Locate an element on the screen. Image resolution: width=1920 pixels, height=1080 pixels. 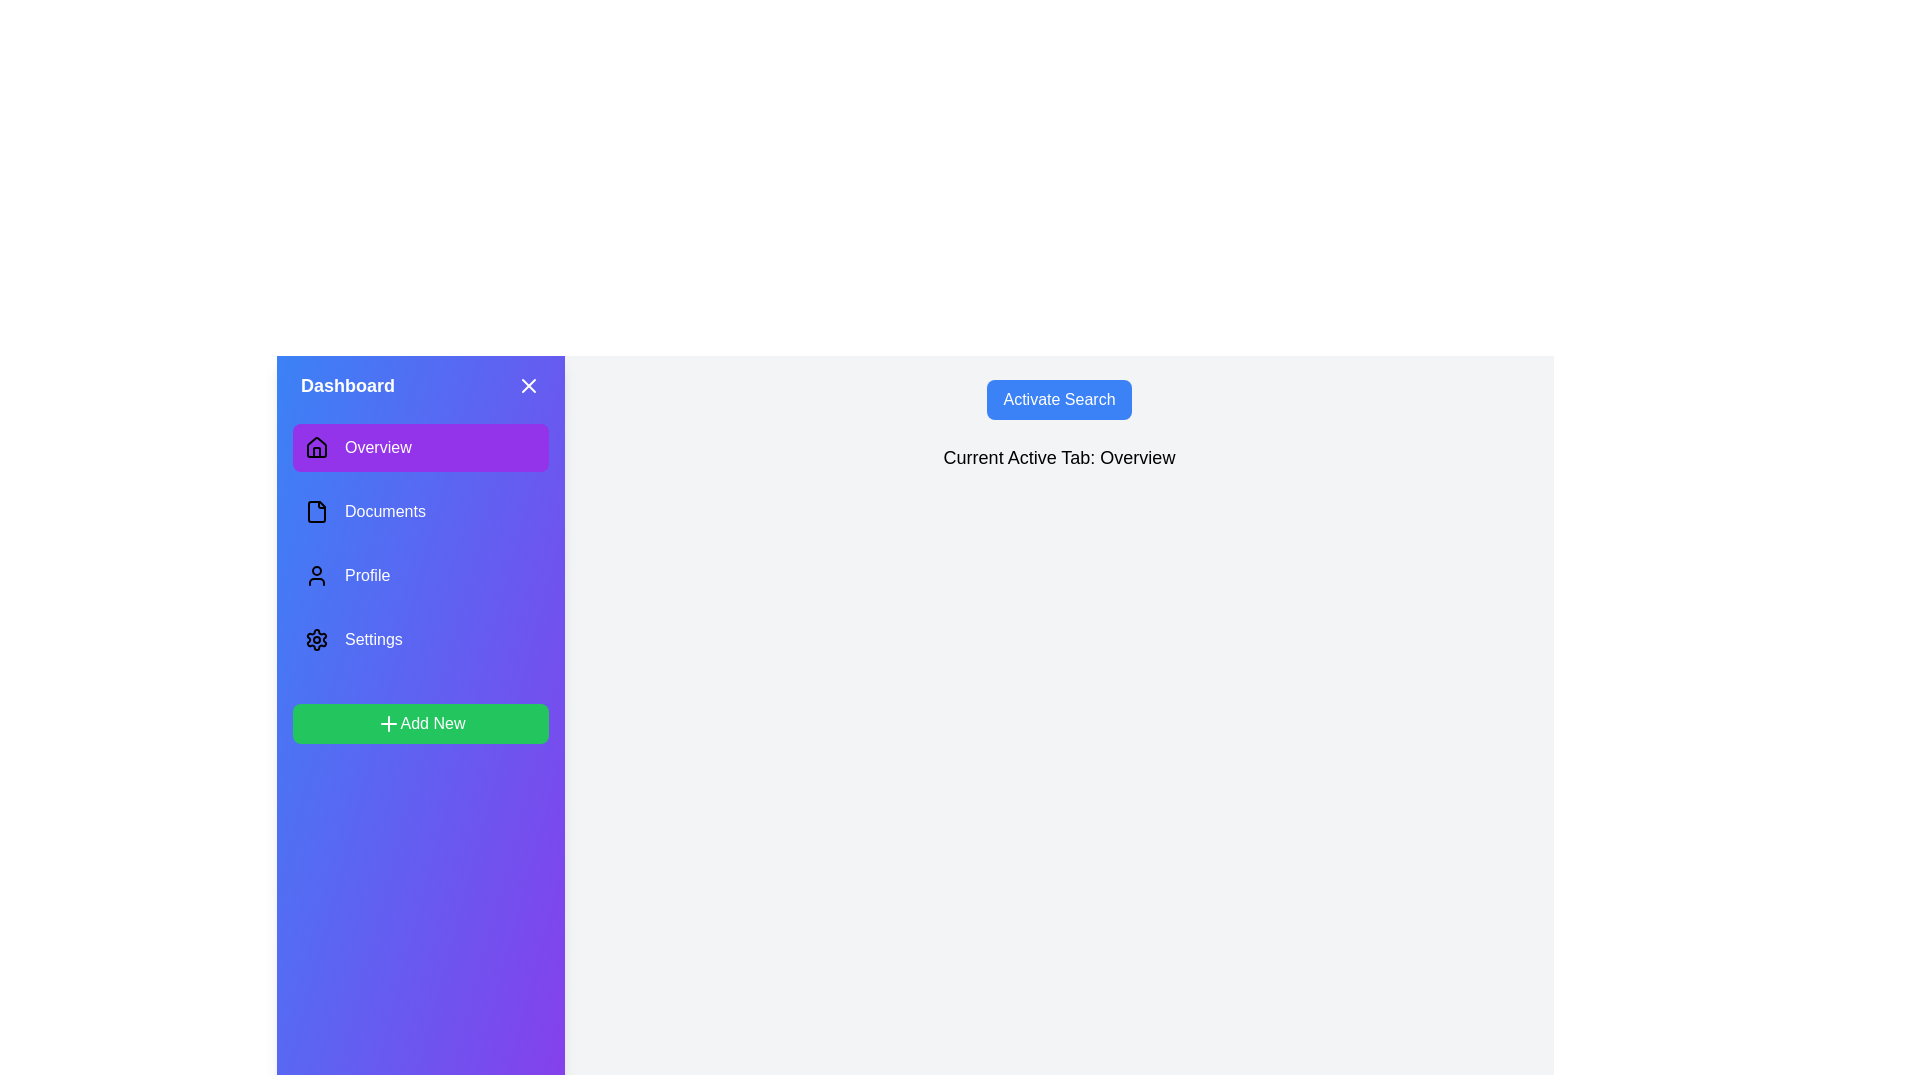
the 'Settings' text label located in the vertical navigation menu on the left side, positioned between 'Profile' and 'Add New' is located at coordinates (373, 640).